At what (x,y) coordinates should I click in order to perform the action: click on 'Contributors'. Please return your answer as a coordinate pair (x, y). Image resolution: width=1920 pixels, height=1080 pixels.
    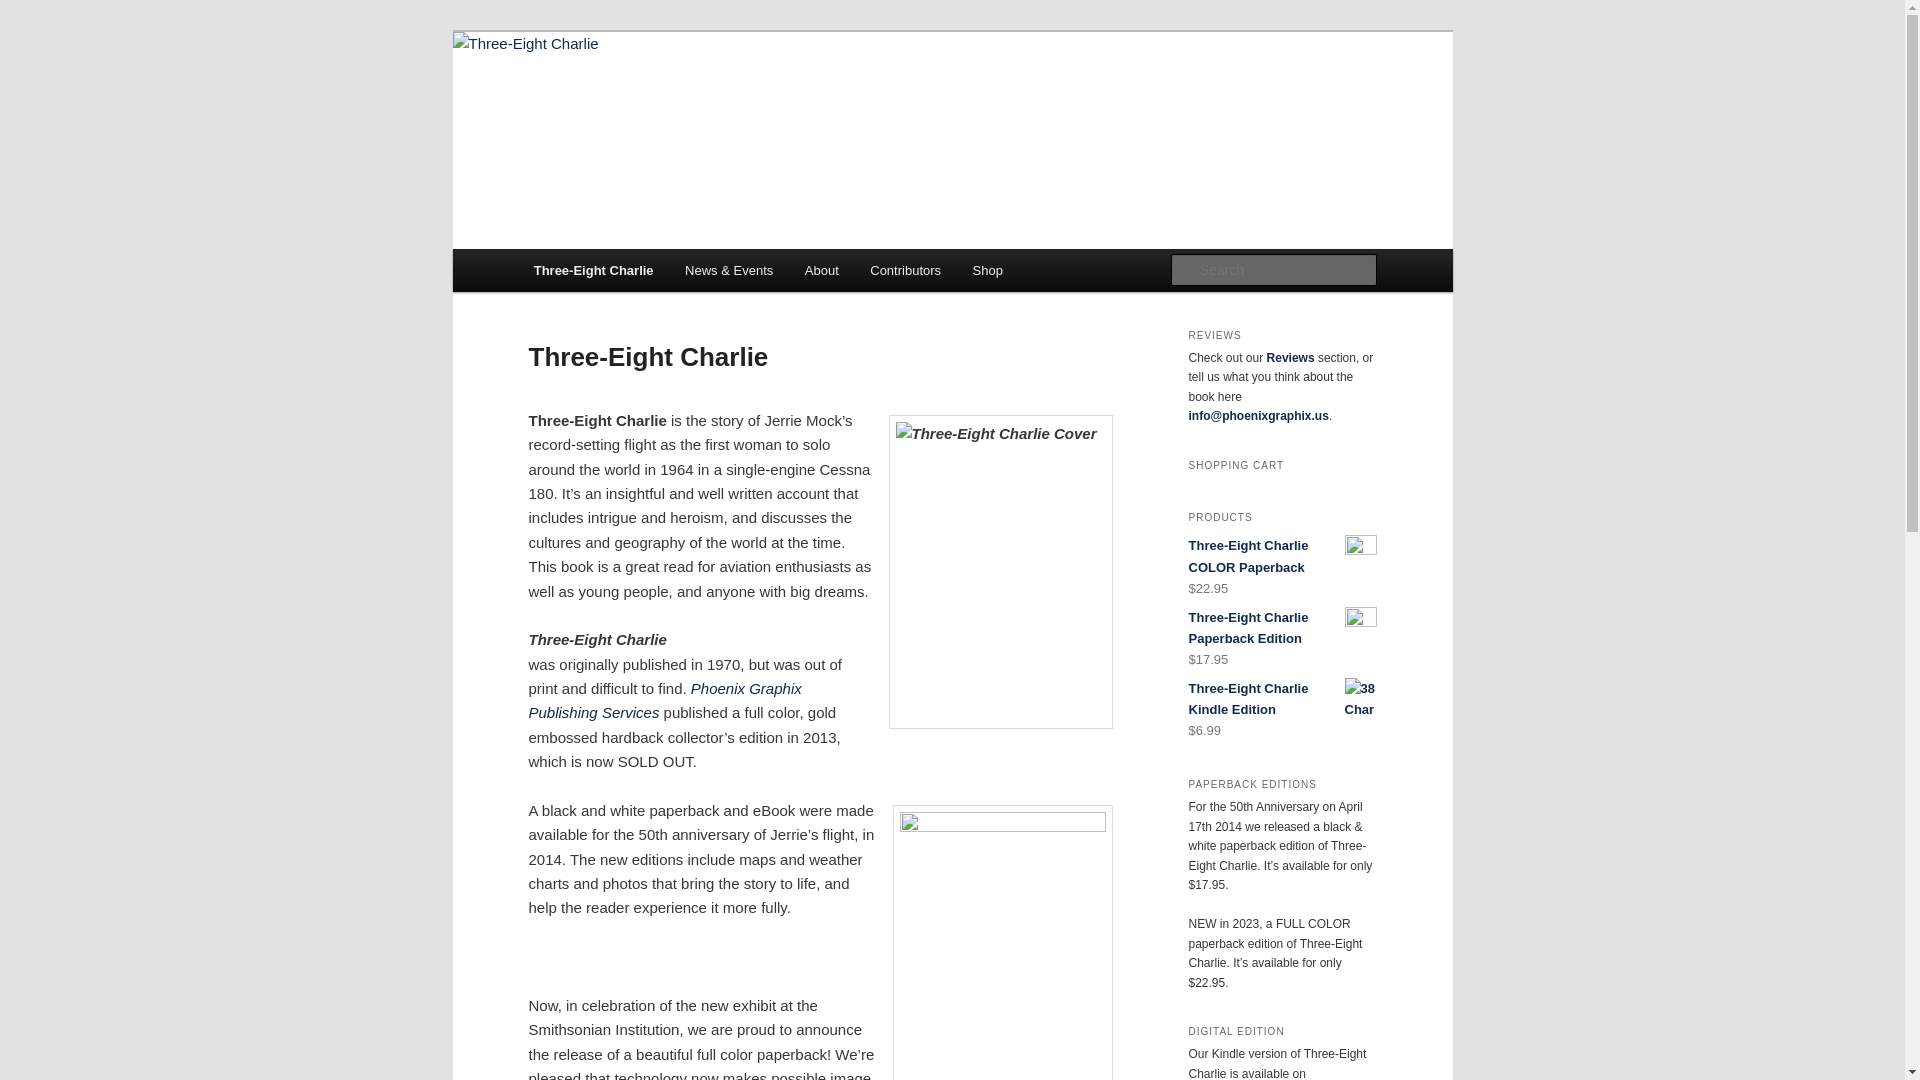
    Looking at the image, I should click on (904, 270).